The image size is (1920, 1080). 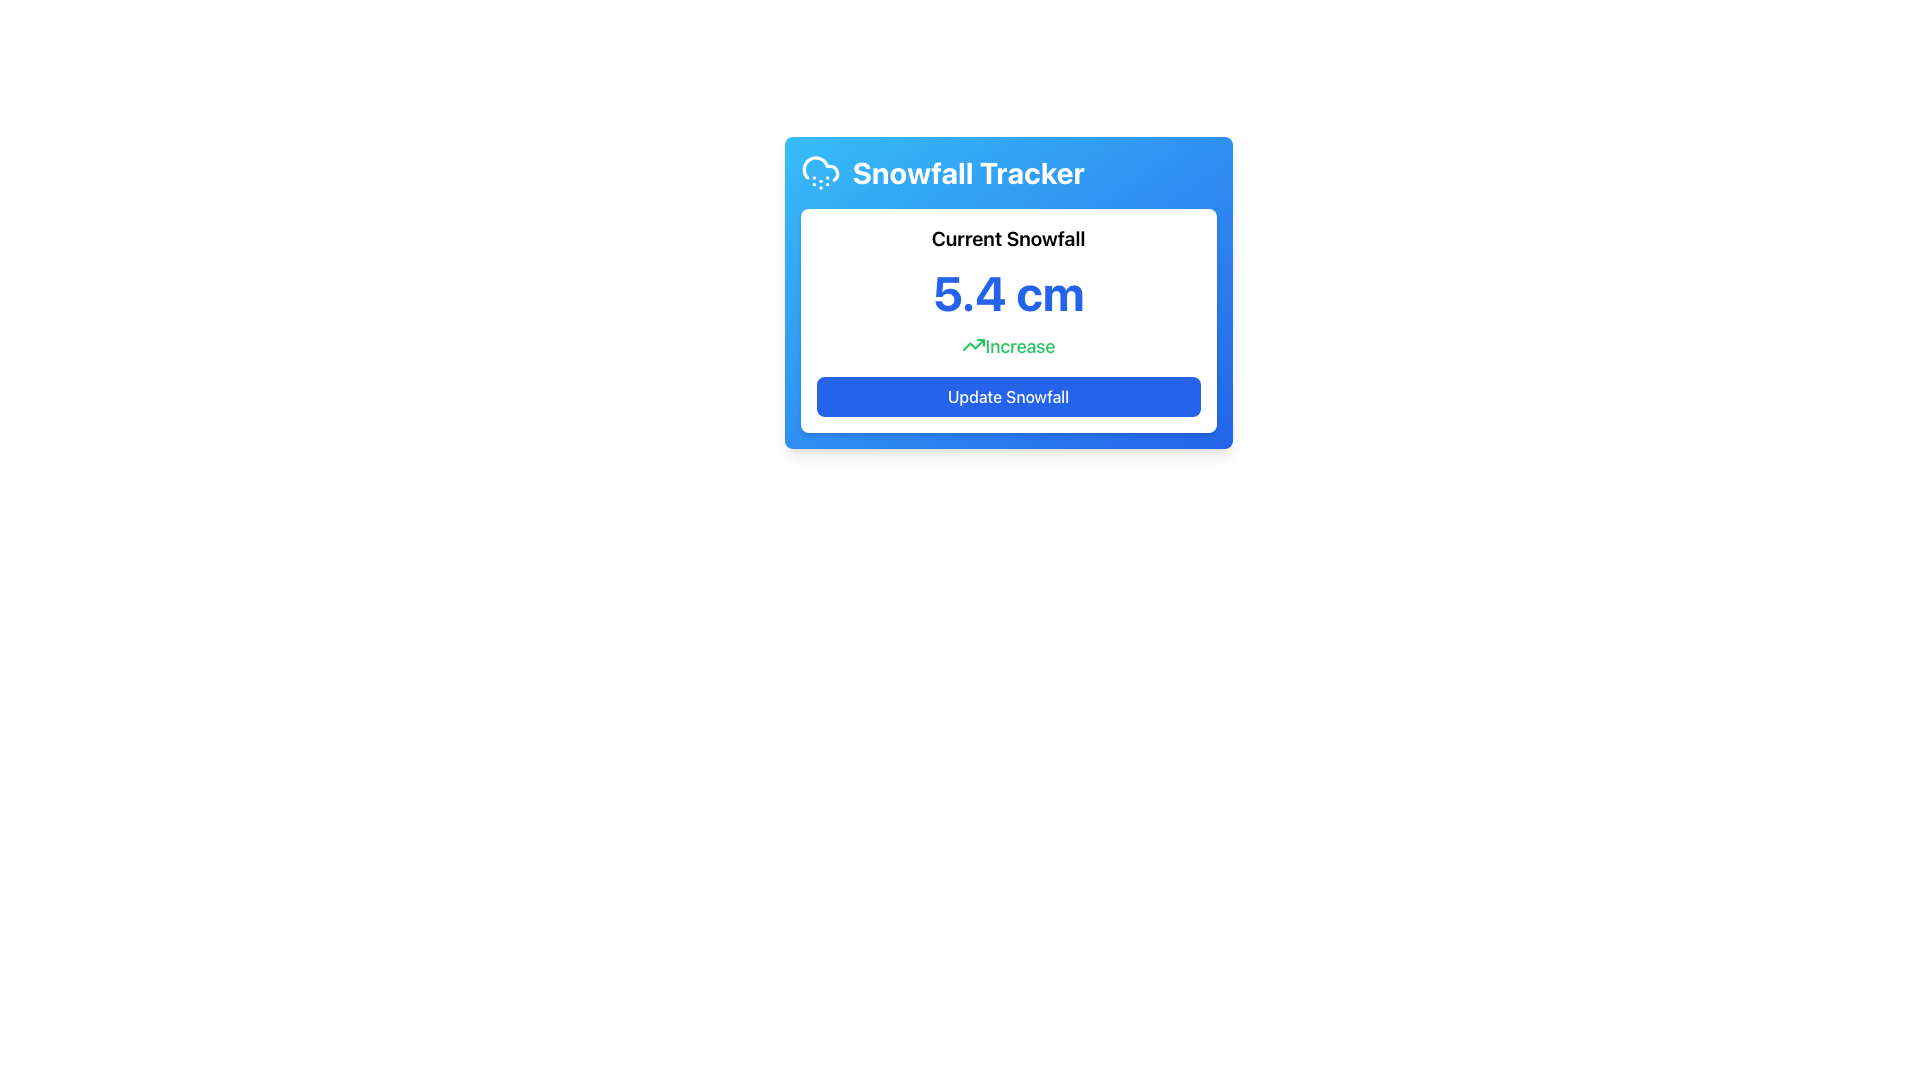 I want to click on the confirmation button located below the 'Increase' text, so click(x=1008, y=397).